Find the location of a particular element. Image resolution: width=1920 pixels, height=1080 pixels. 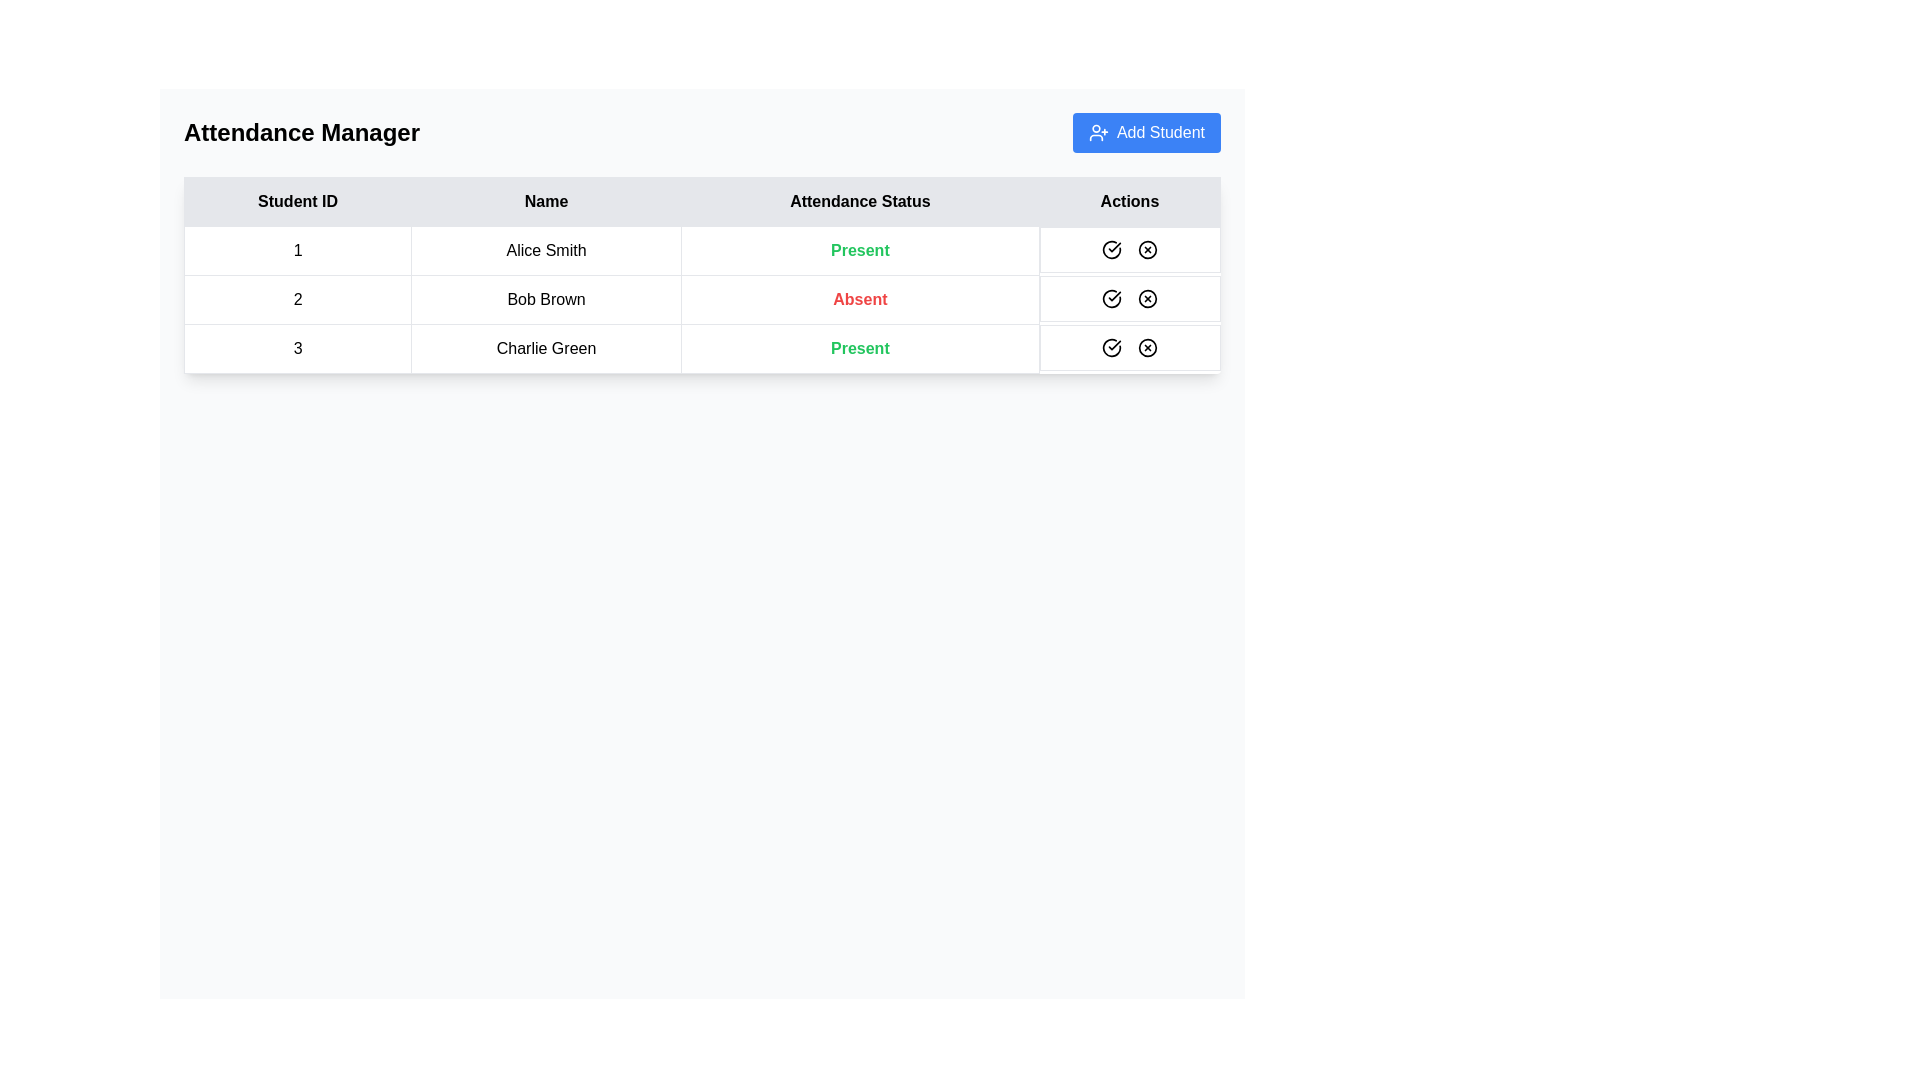

the icon depicting a user with a plus sign, located within the 'Add Student' button in the top-right corner of the interface is located at coordinates (1098, 132).